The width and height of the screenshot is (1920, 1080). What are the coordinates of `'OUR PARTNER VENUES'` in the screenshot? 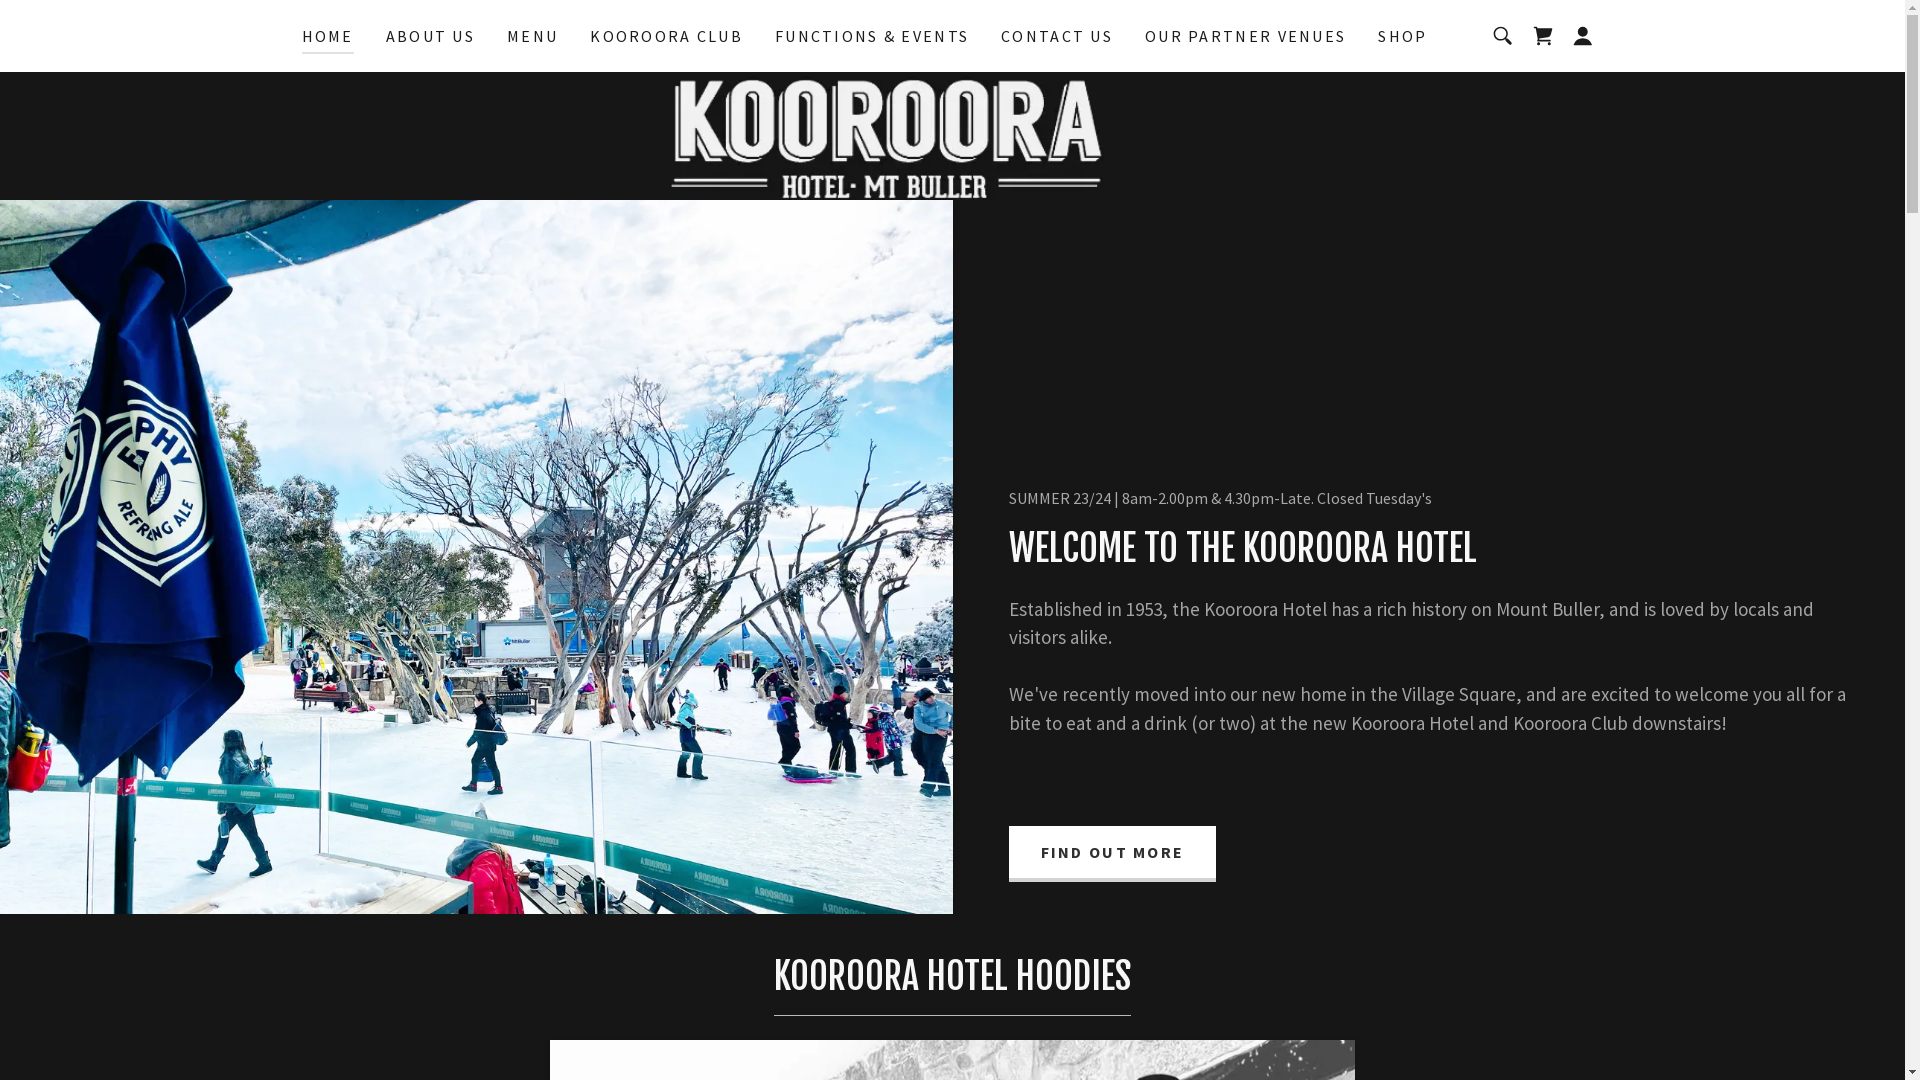 It's located at (1244, 35).